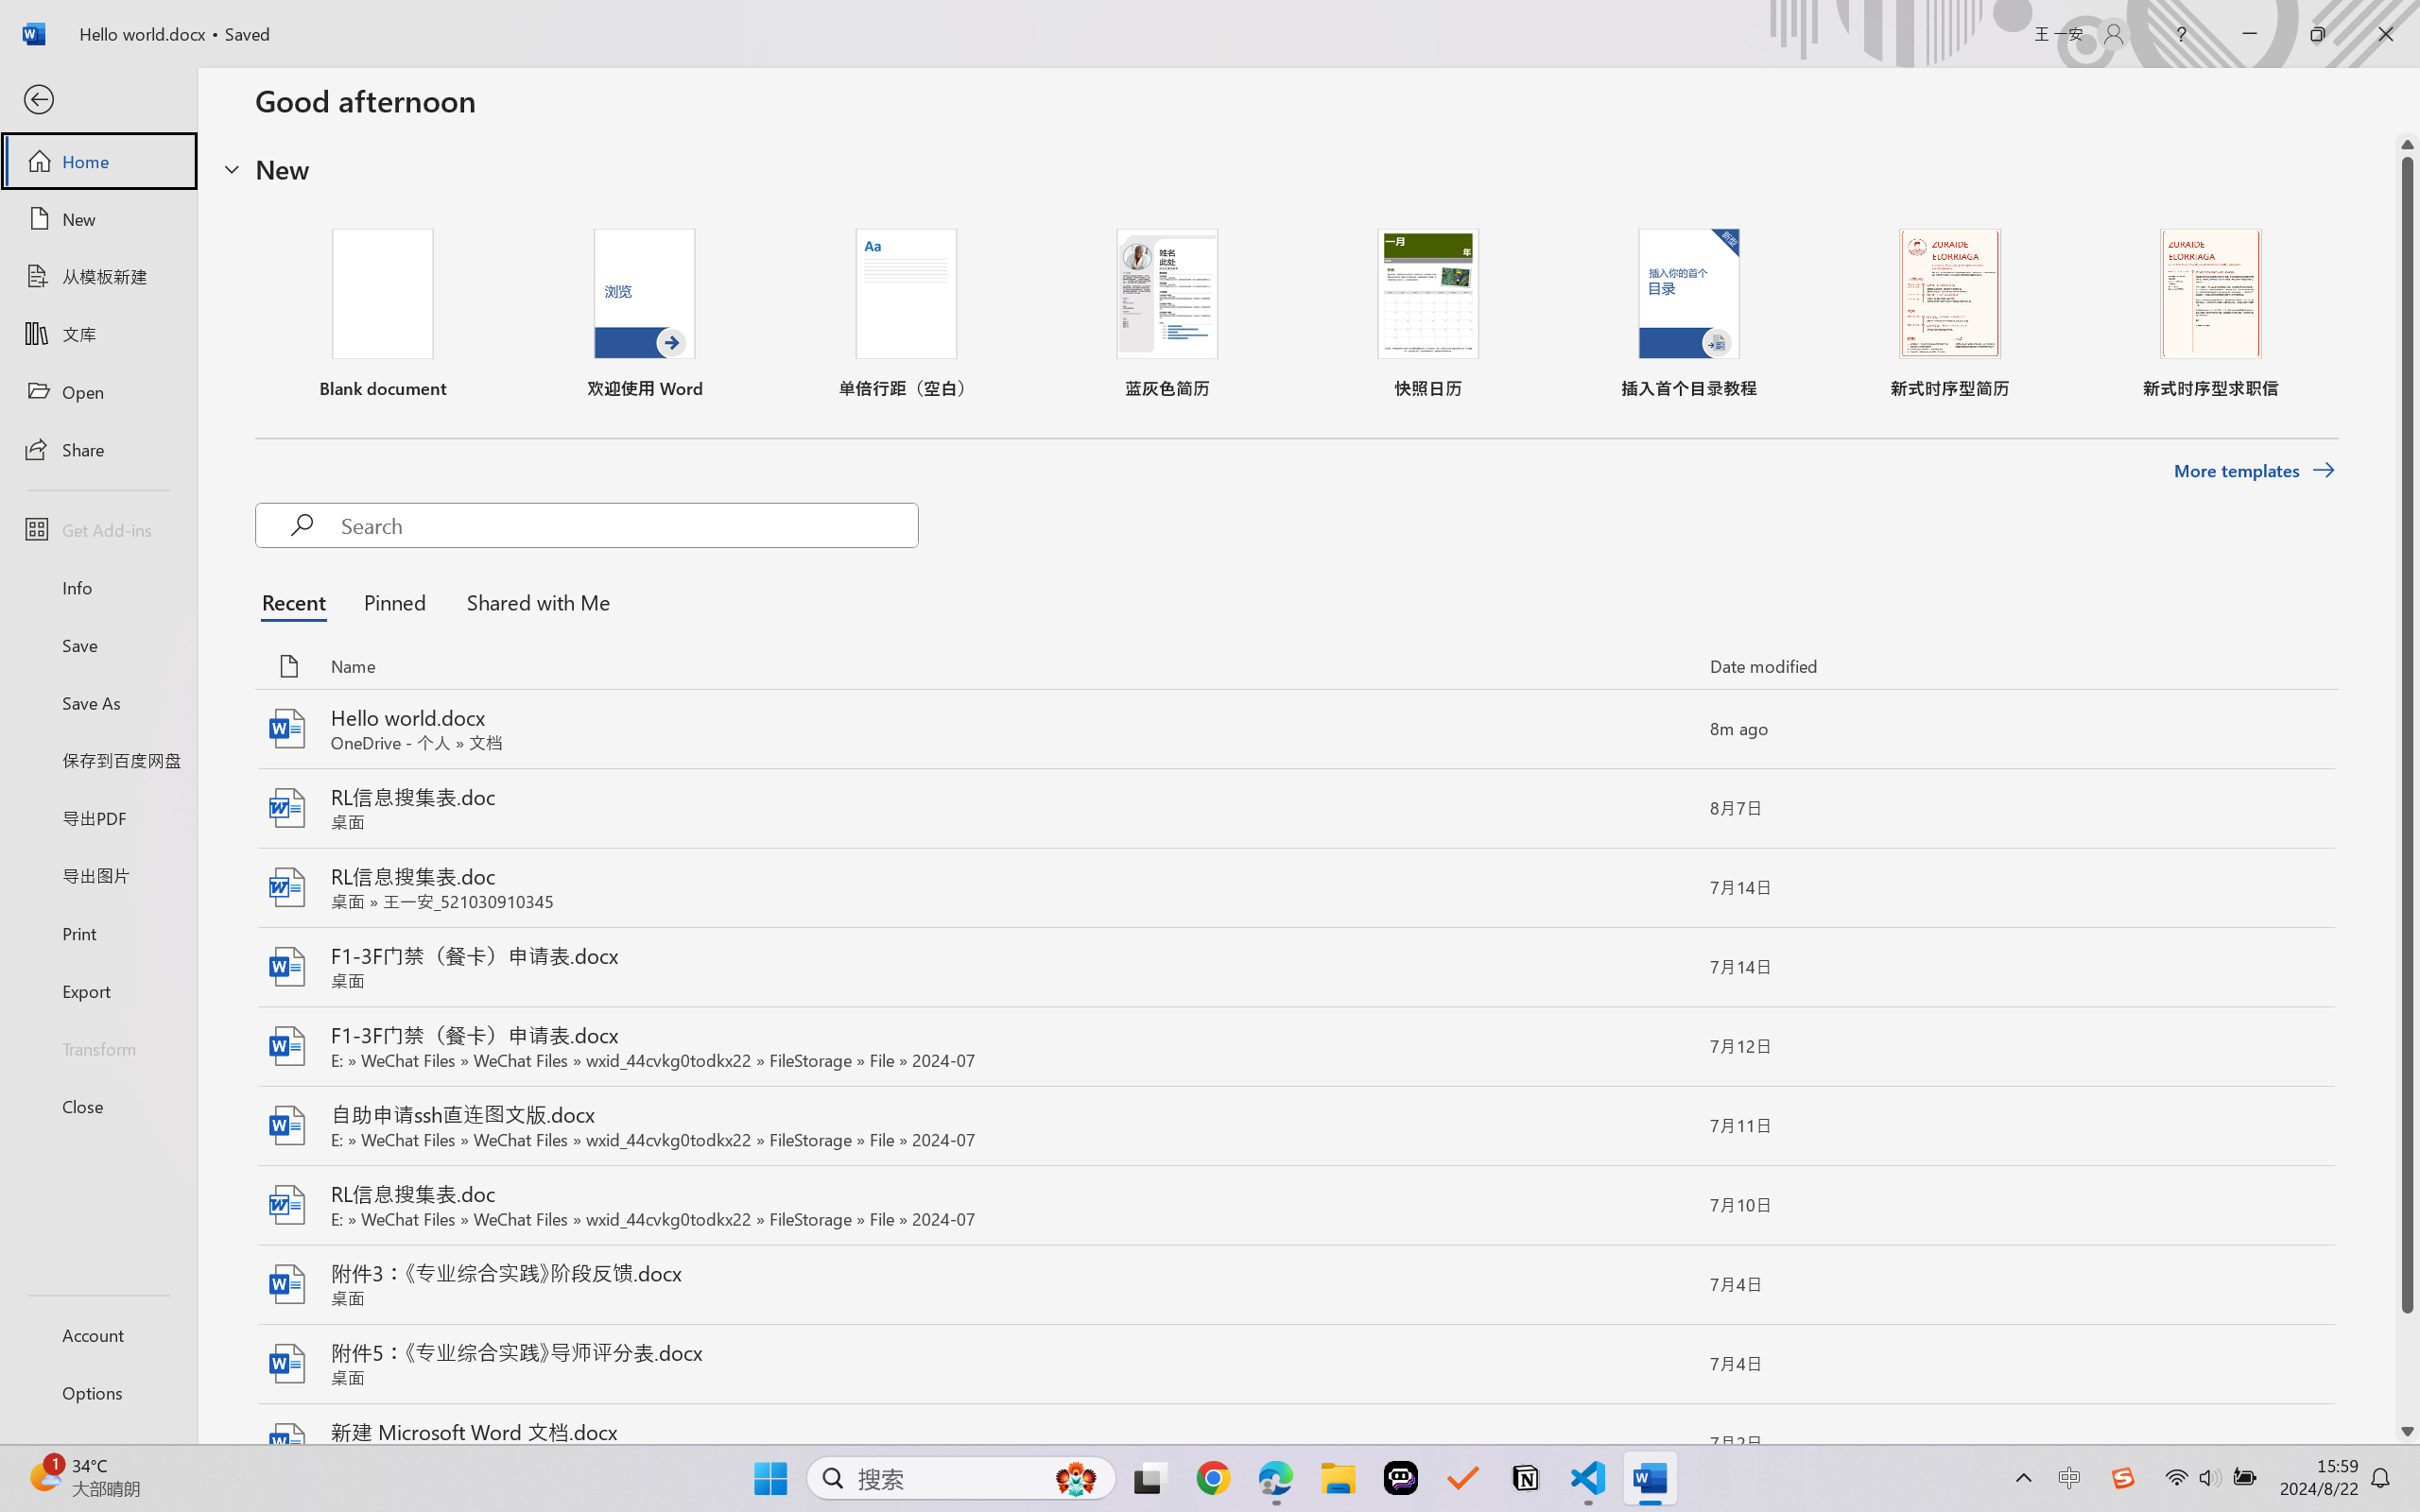  I want to click on 'Shared with Me', so click(532, 601).